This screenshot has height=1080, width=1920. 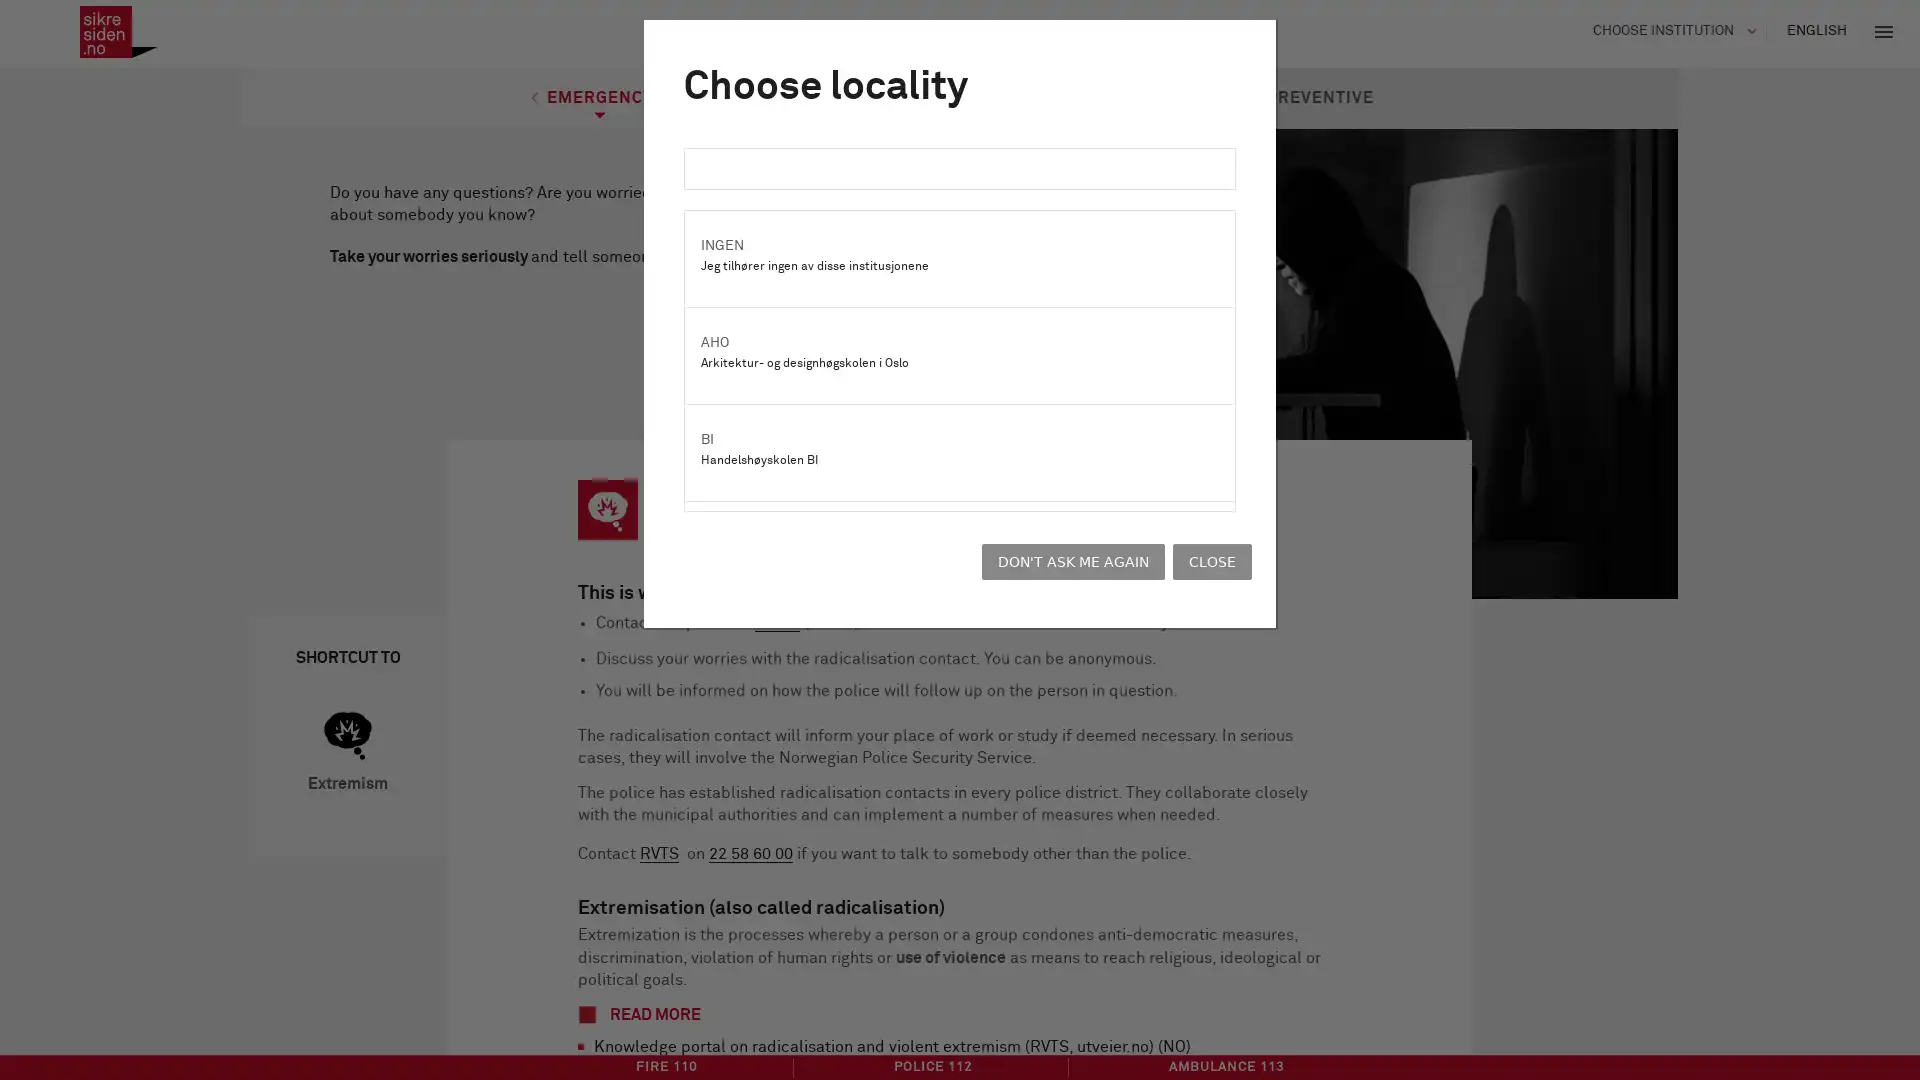 What do you see at coordinates (1072, 562) in the screenshot?
I see `DON'T ASK ME AGAIN` at bounding box center [1072, 562].